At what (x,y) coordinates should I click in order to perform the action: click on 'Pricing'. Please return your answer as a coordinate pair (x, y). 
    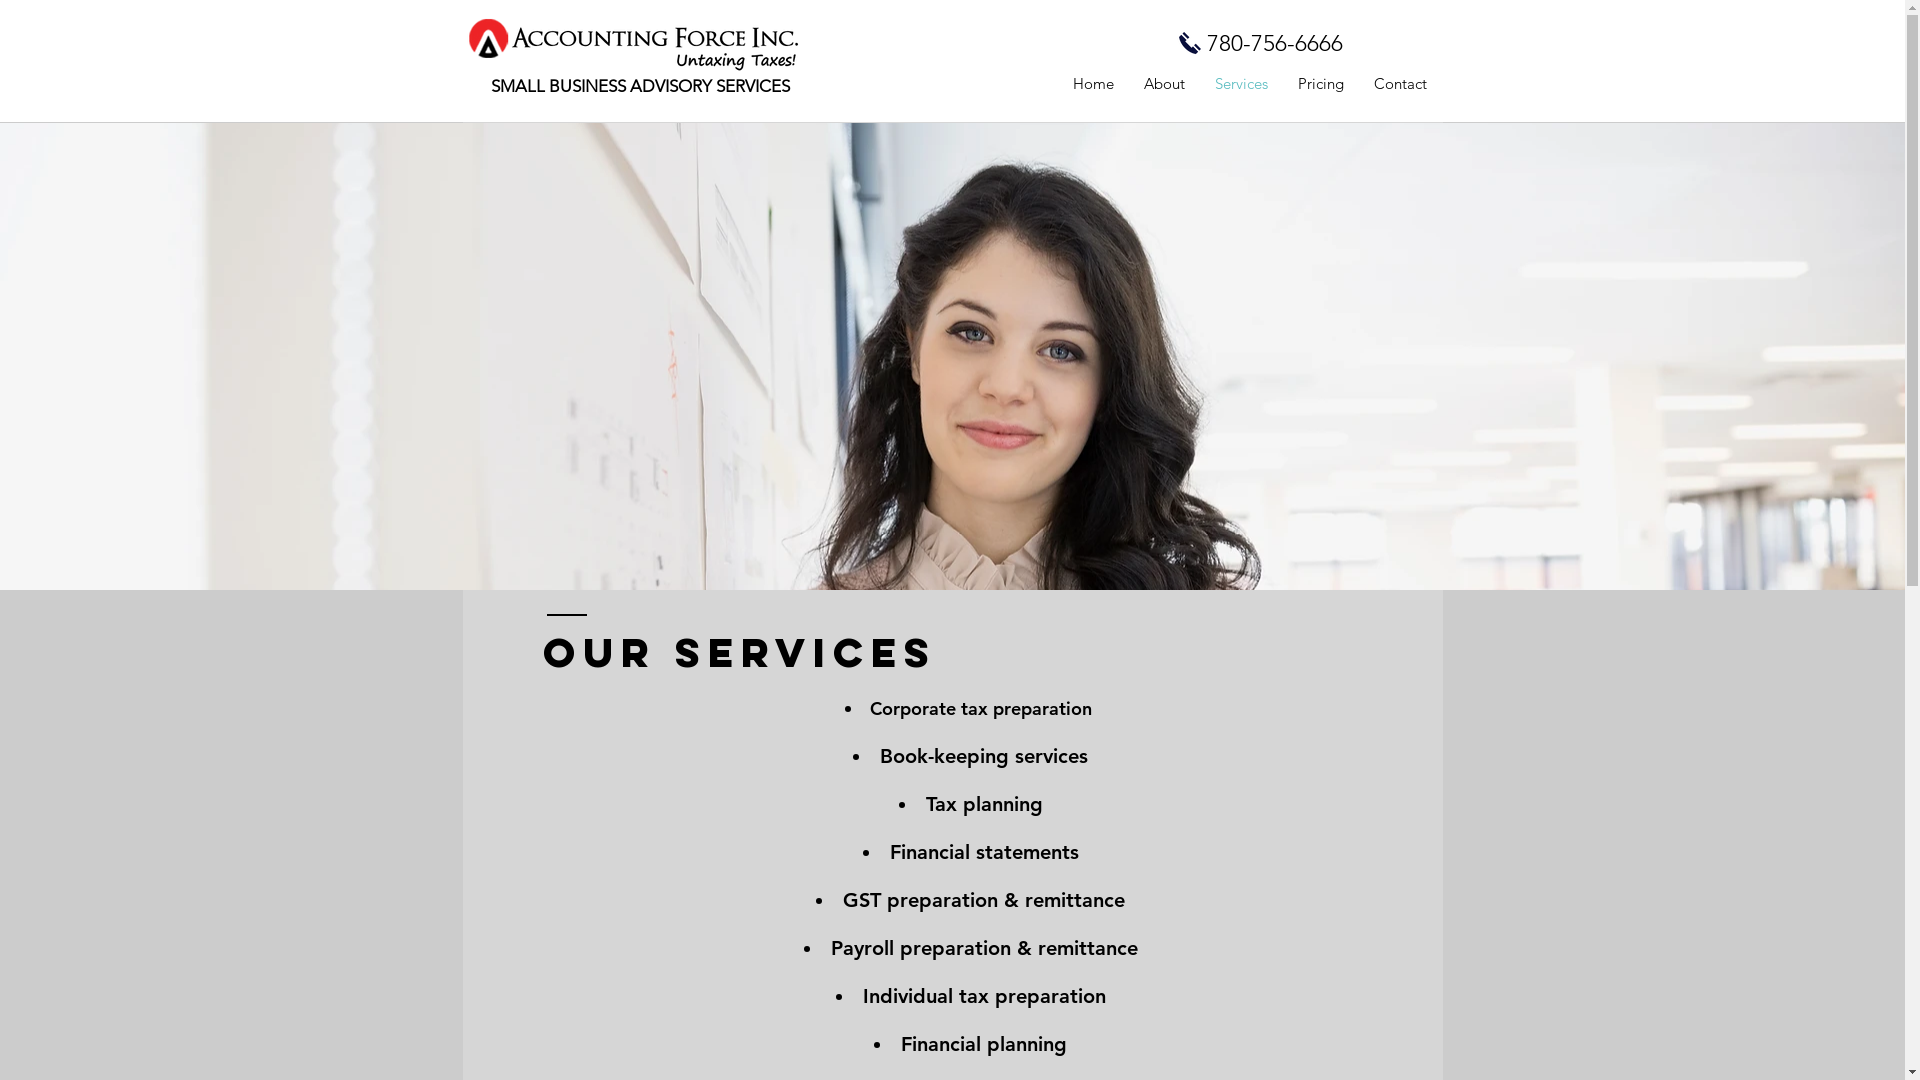
    Looking at the image, I should click on (1320, 83).